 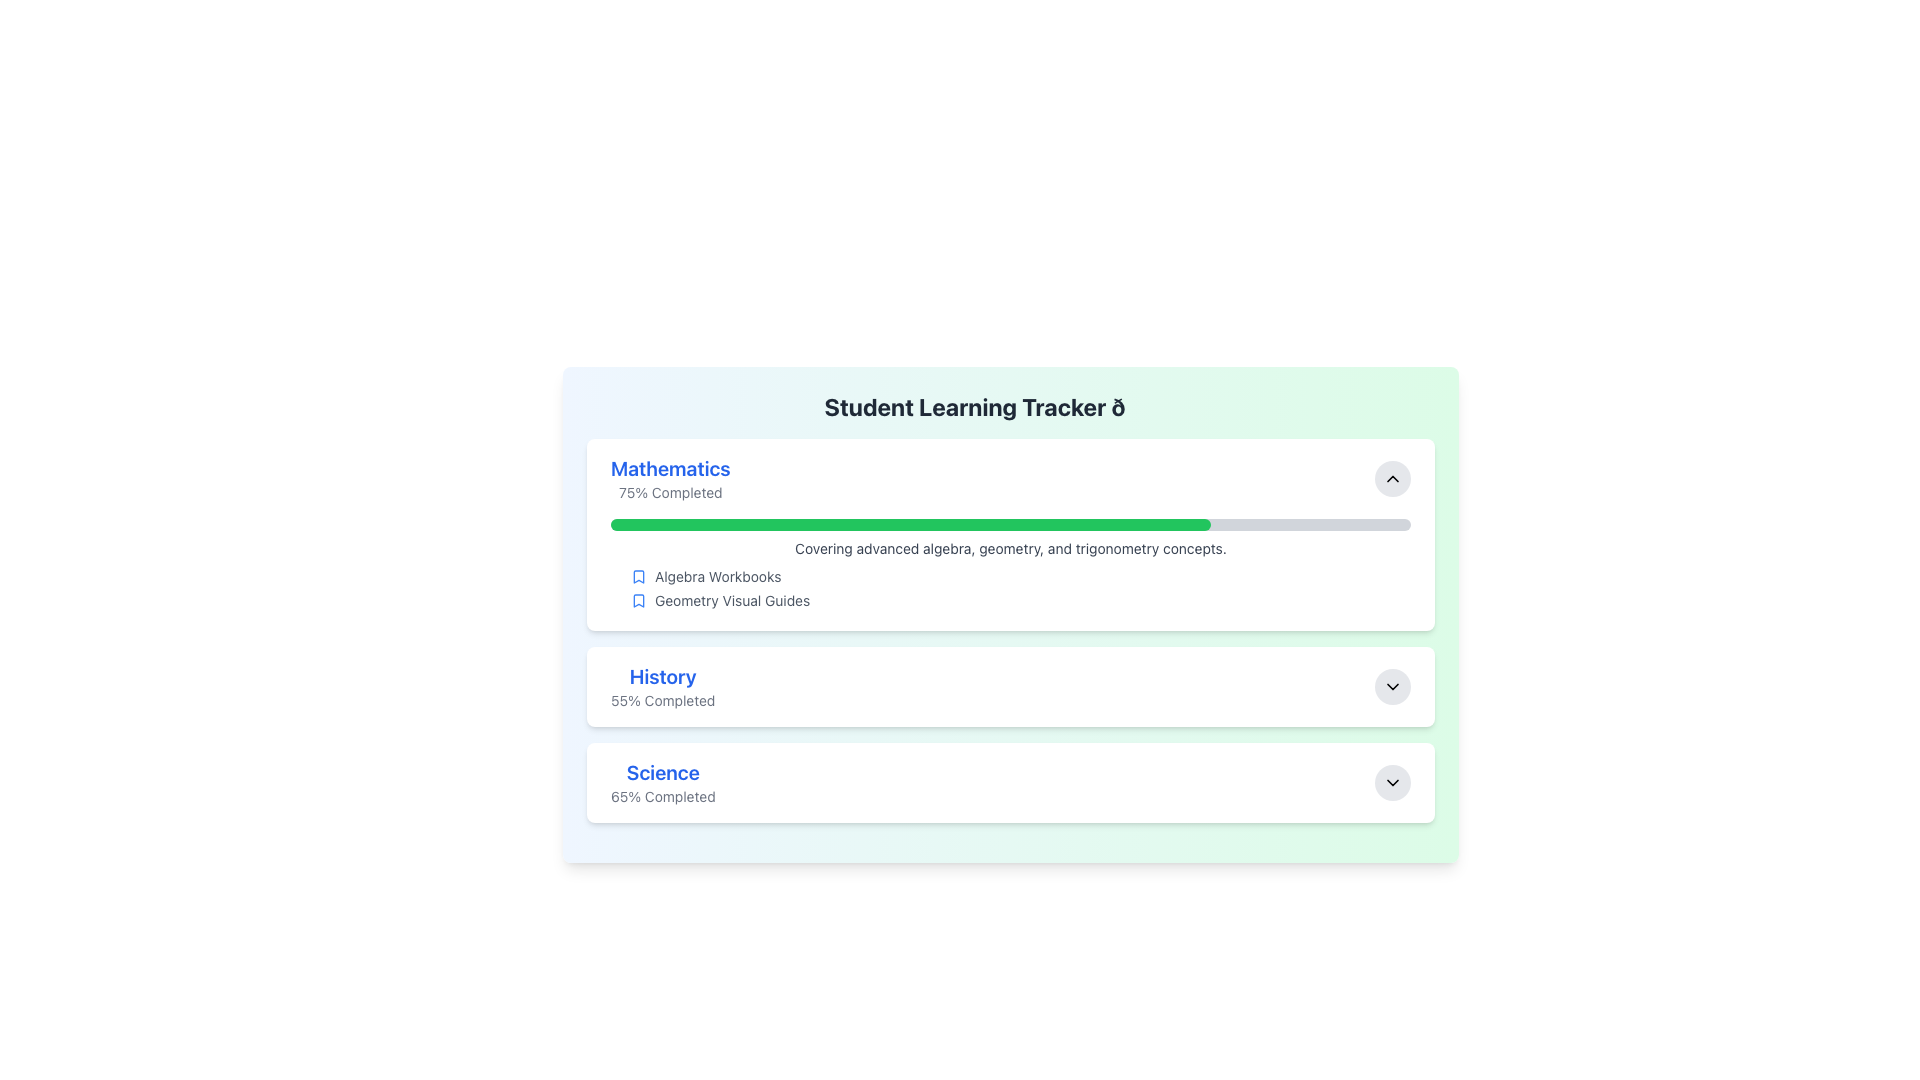 I want to click on the Text label that provides a description of advanced algebra, geometry, and trigonometry, located below the green progress bar in the top section of the interface, so click(x=1011, y=548).